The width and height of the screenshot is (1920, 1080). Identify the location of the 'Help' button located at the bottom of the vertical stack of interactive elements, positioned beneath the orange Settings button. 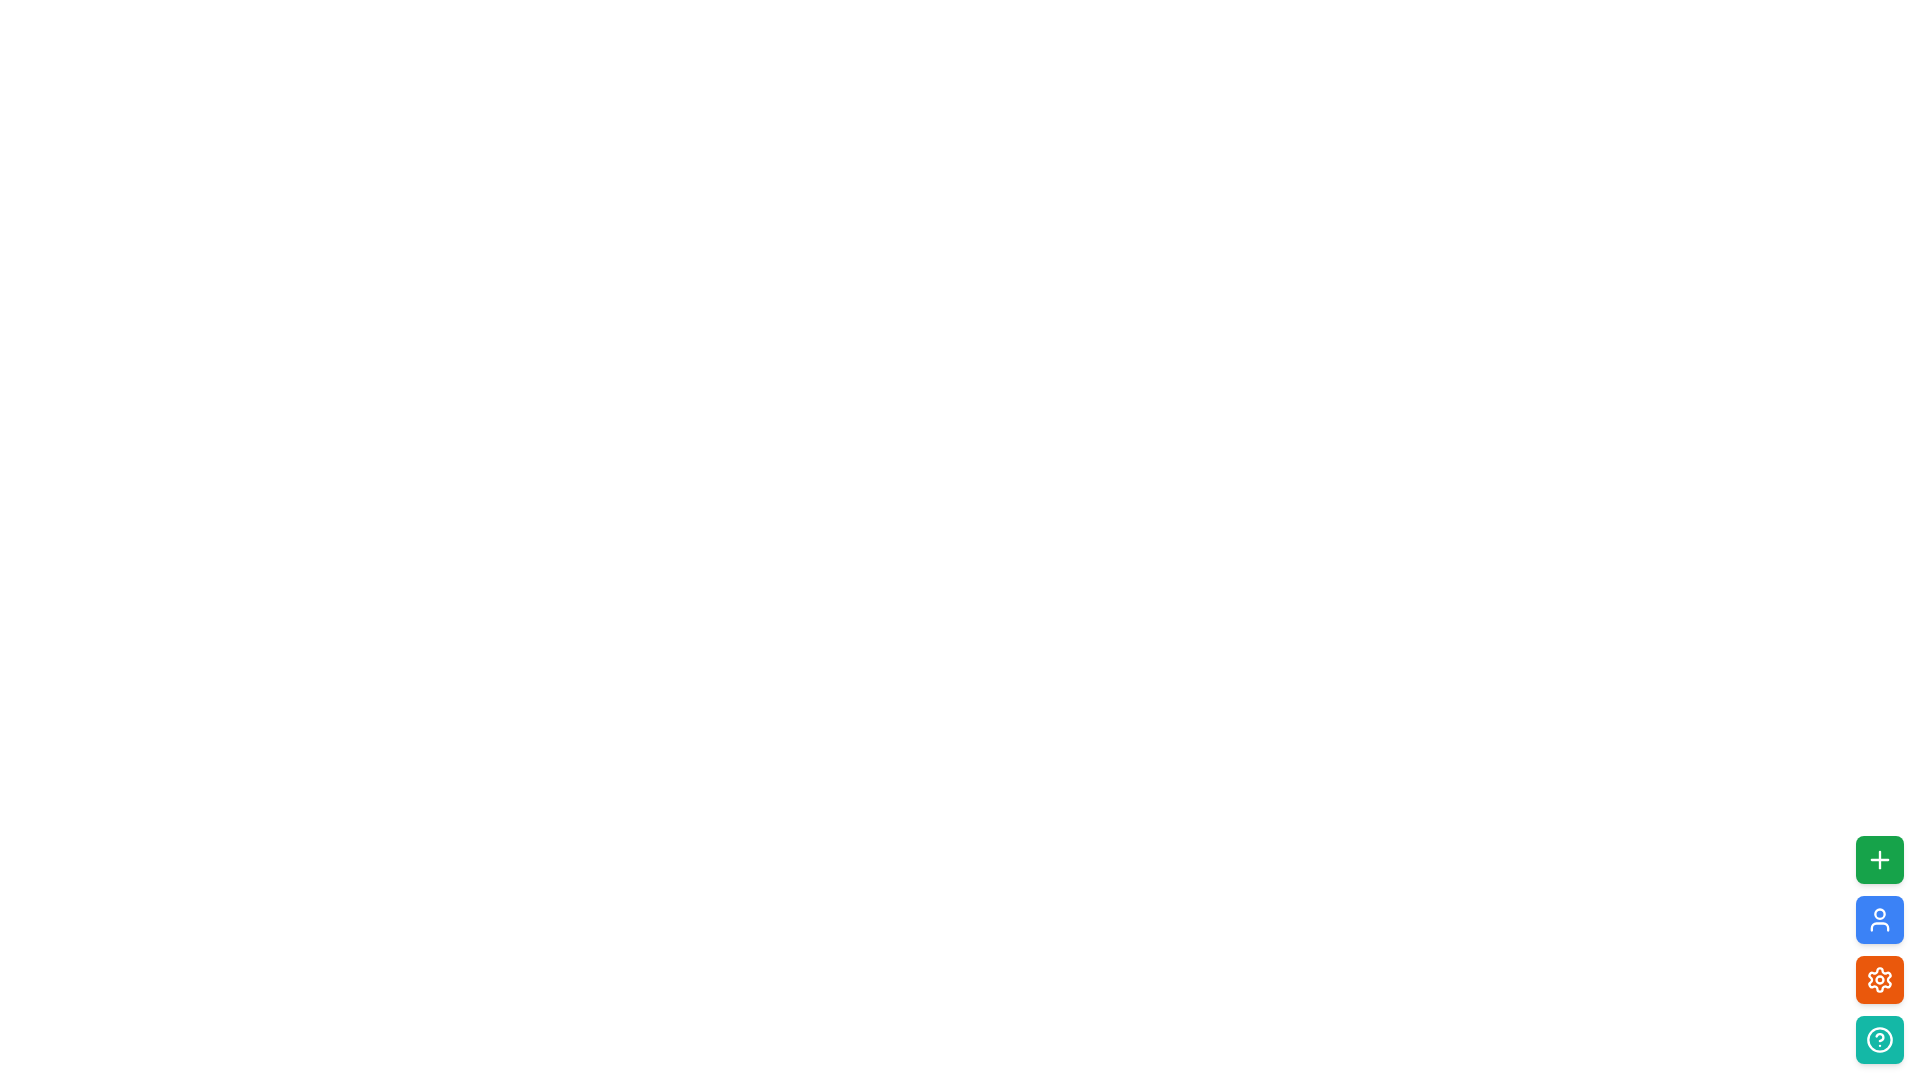
(1879, 1039).